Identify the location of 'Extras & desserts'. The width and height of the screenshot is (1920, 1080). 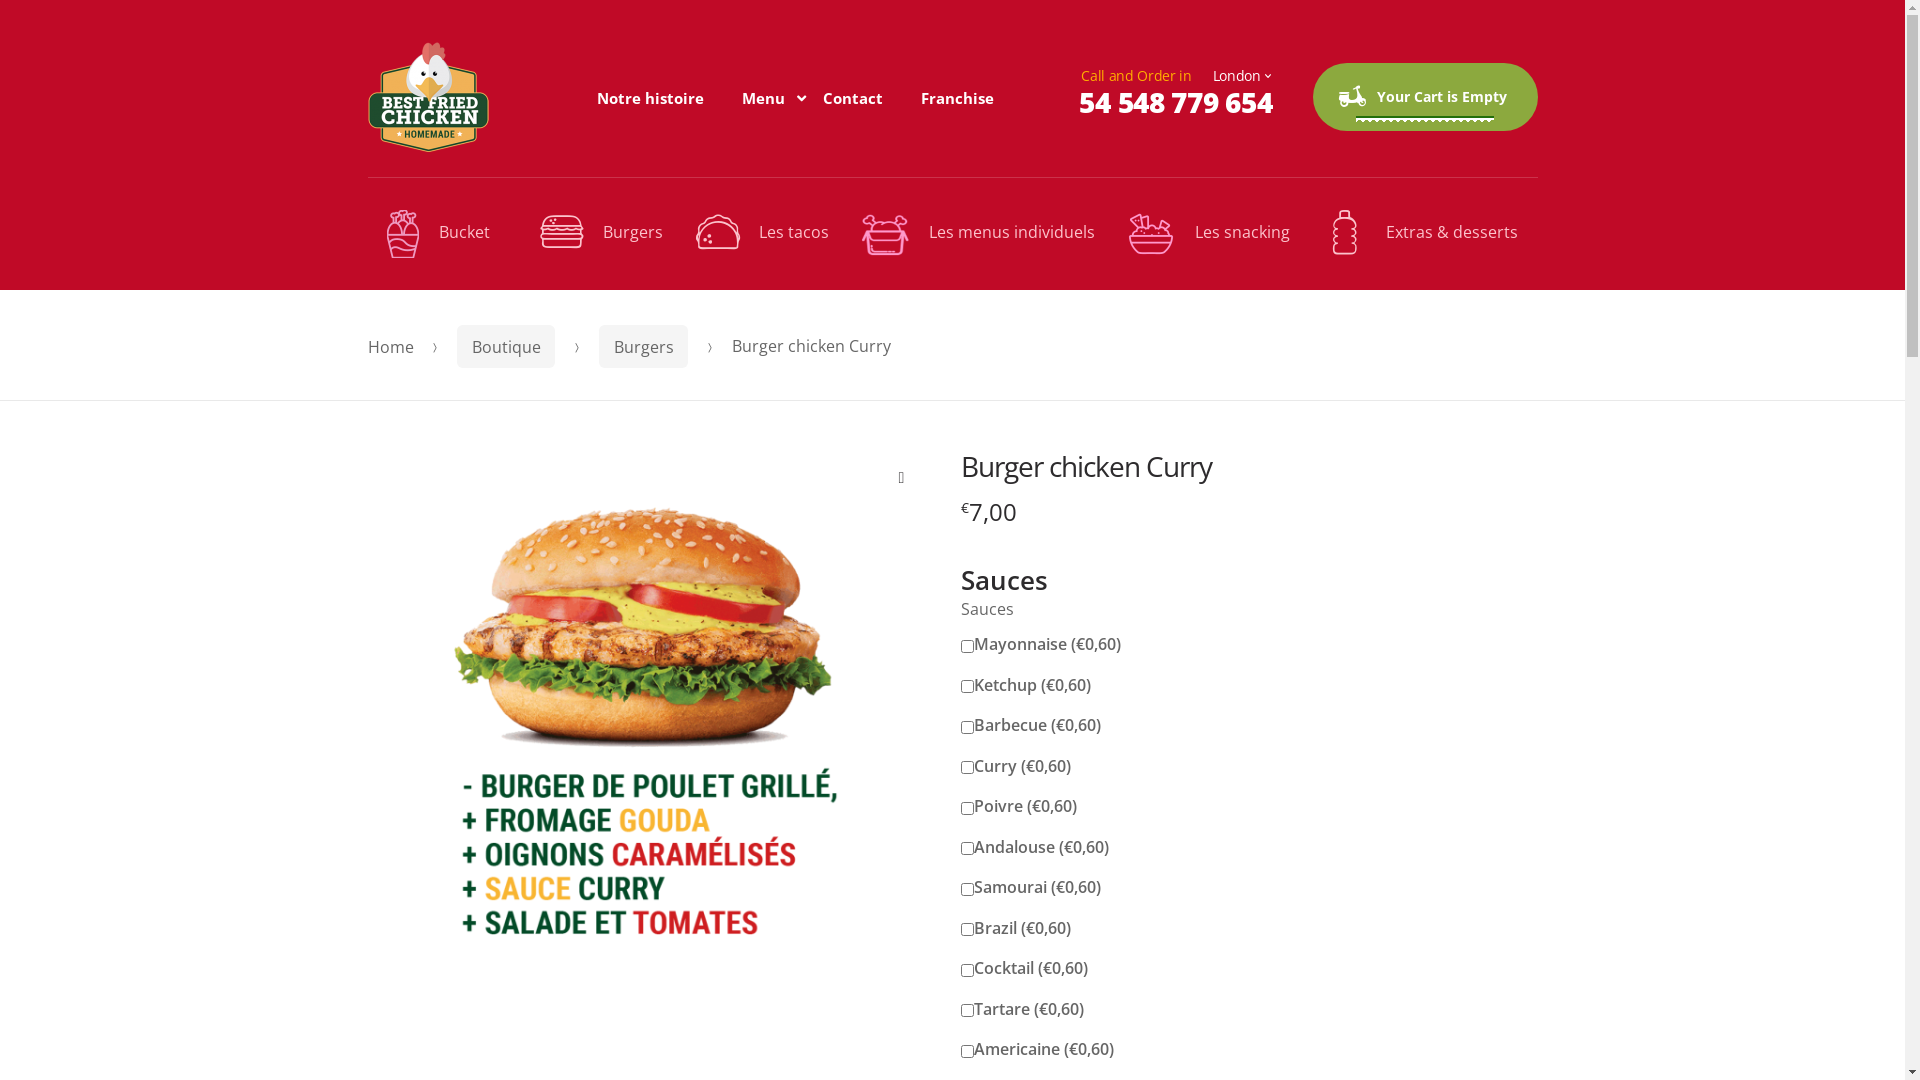
(1419, 231).